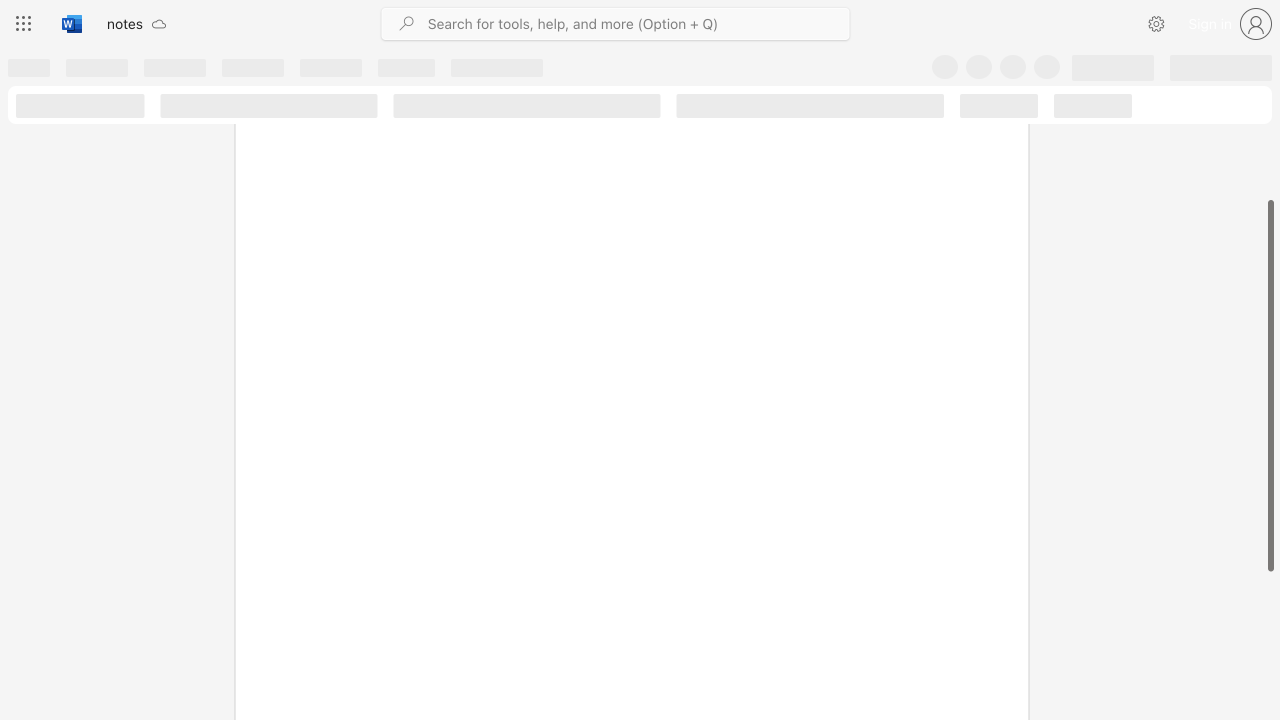 The height and width of the screenshot is (720, 1280). Describe the element at coordinates (1269, 385) in the screenshot. I see `the scrollbar and move up 170 pixels` at that location.